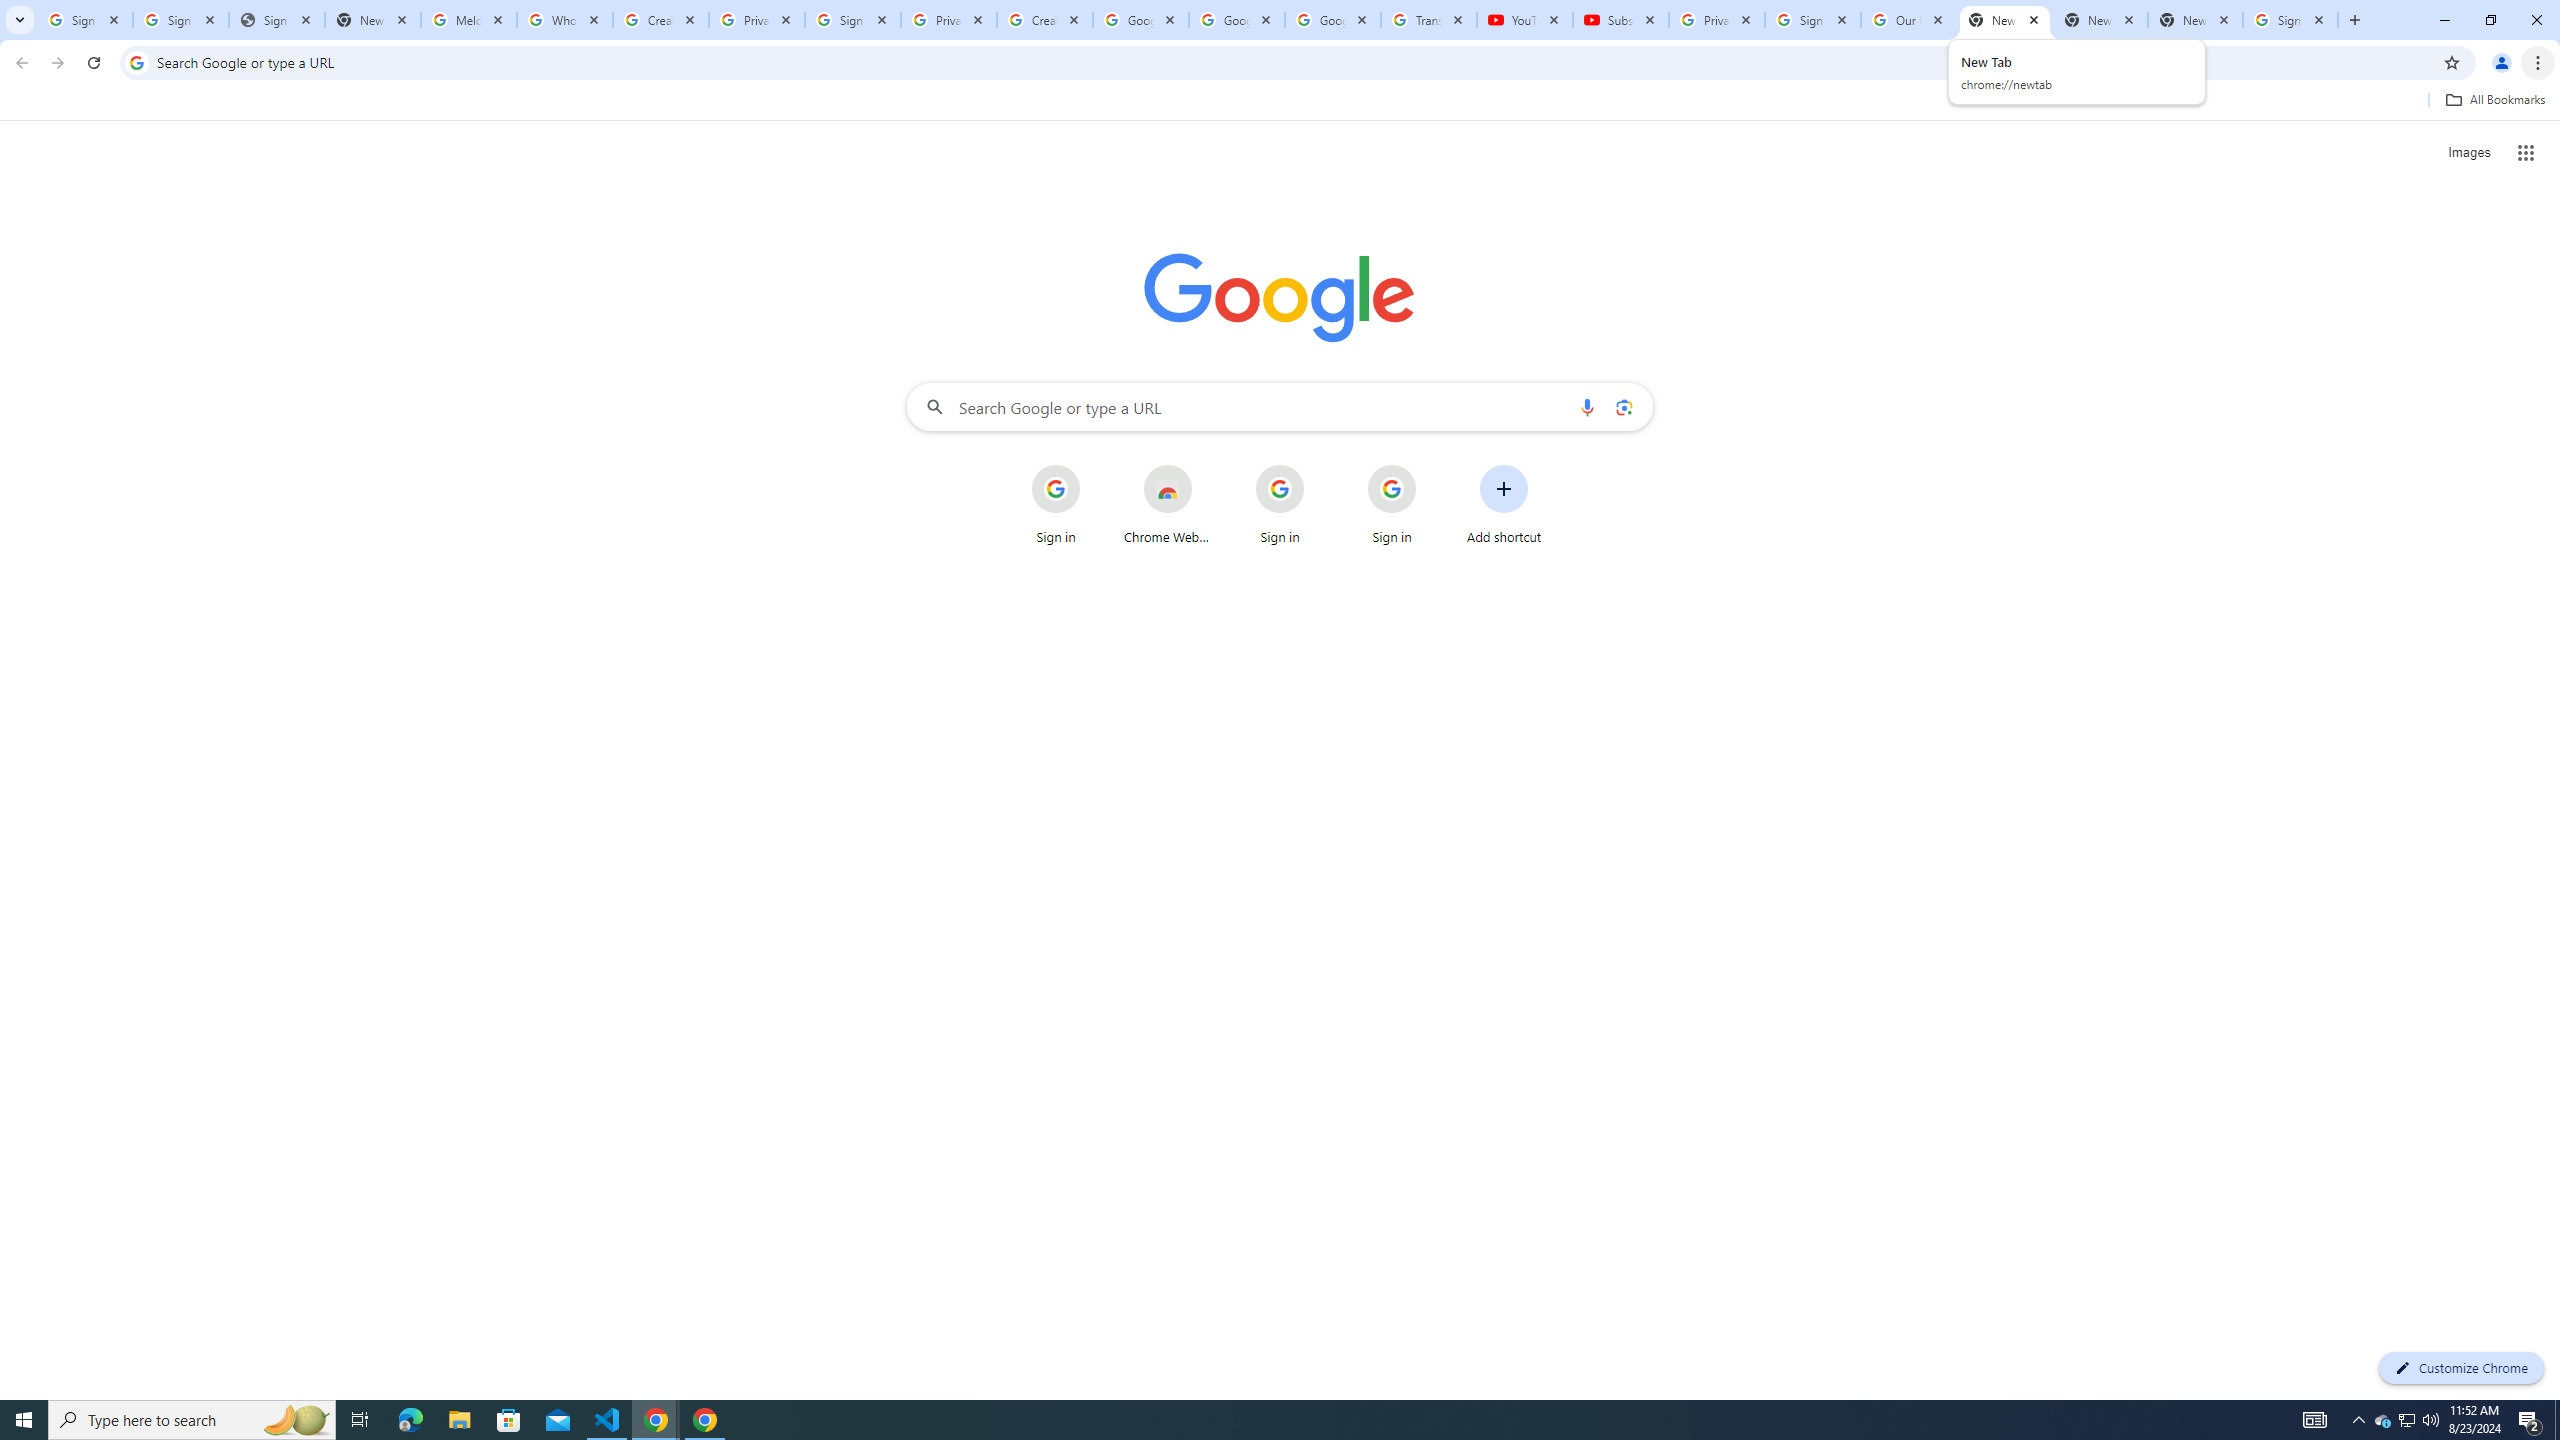 The height and width of the screenshot is (1440, 2560). What do you see at coordinates (2469, 153) in the screenshot?
I see `'Search for Images '` at bounding box center [2469, 153].